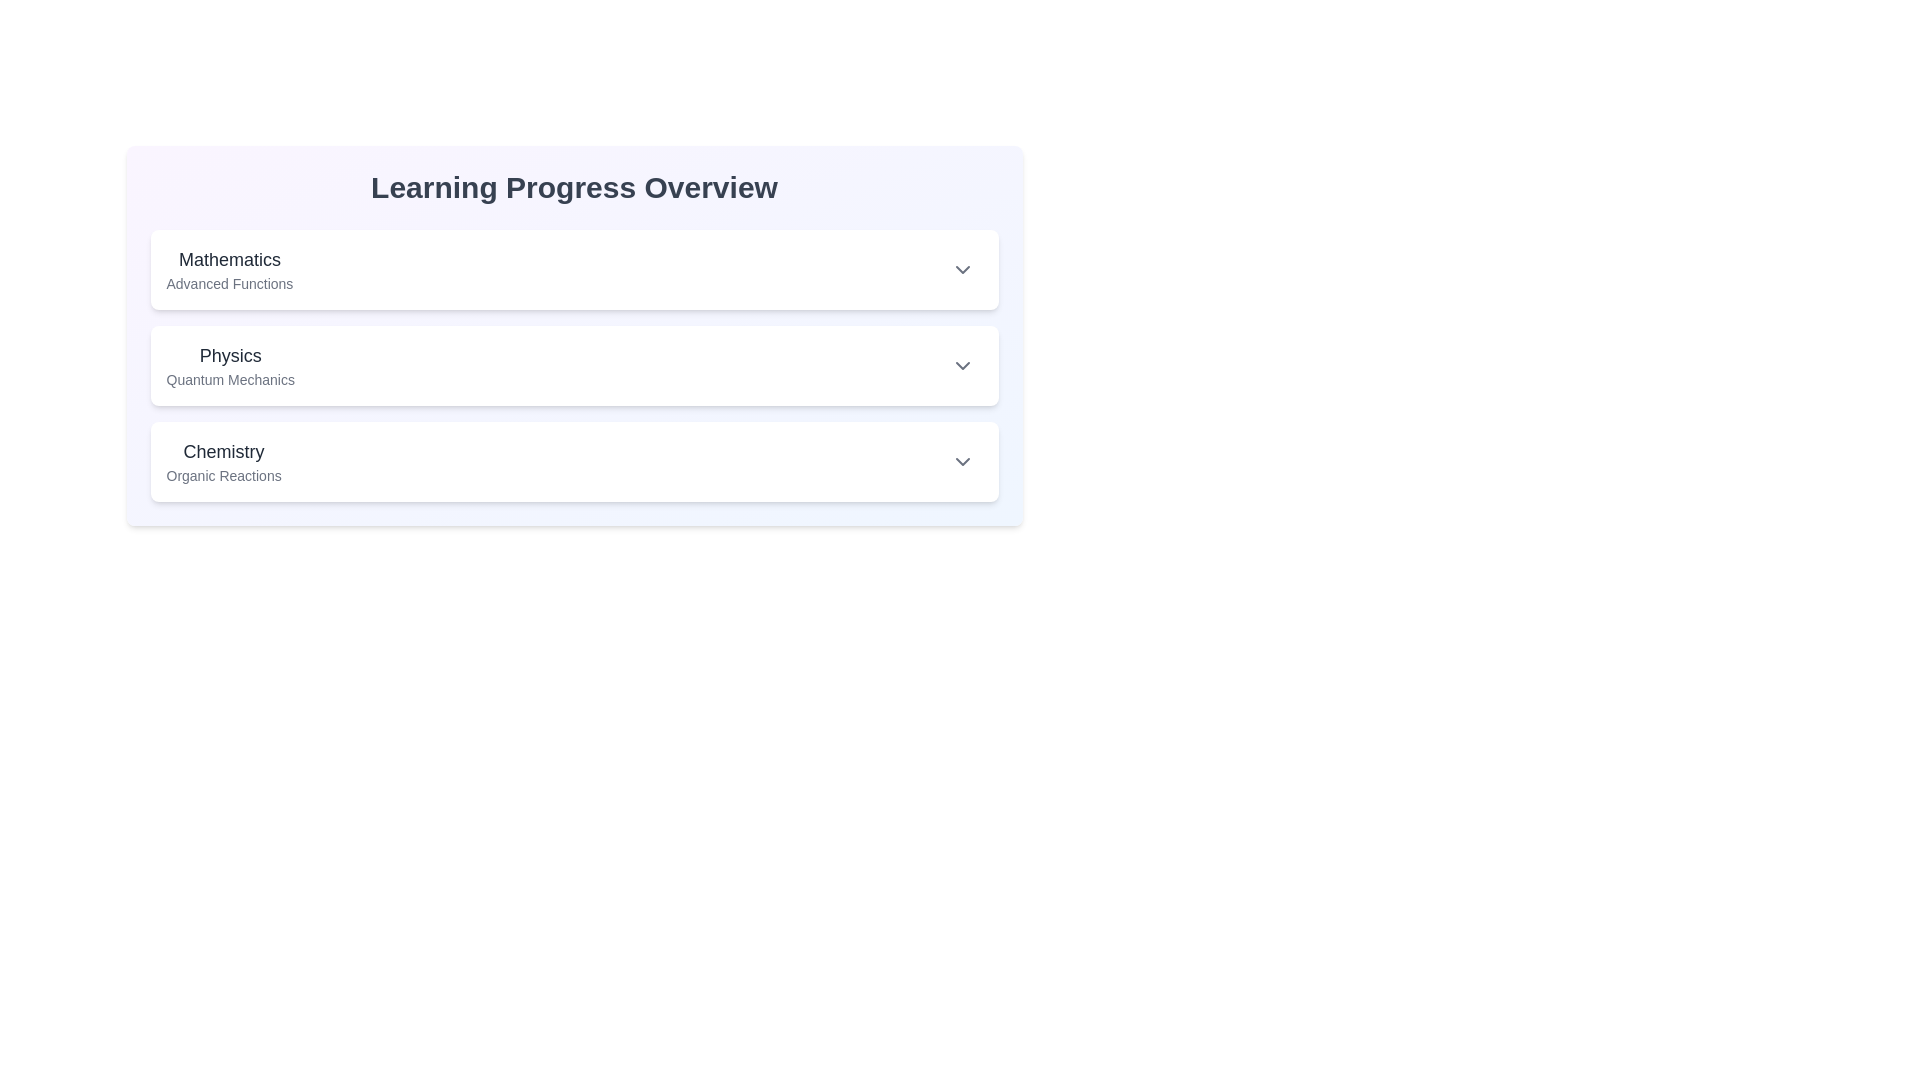  Describe the element at coordinates (230, 284) in the screenshot. I see `the descriptive subtitle element located under the 'Mathematics' header, which represents a specific area relating to 'Mathematics'` at that location.